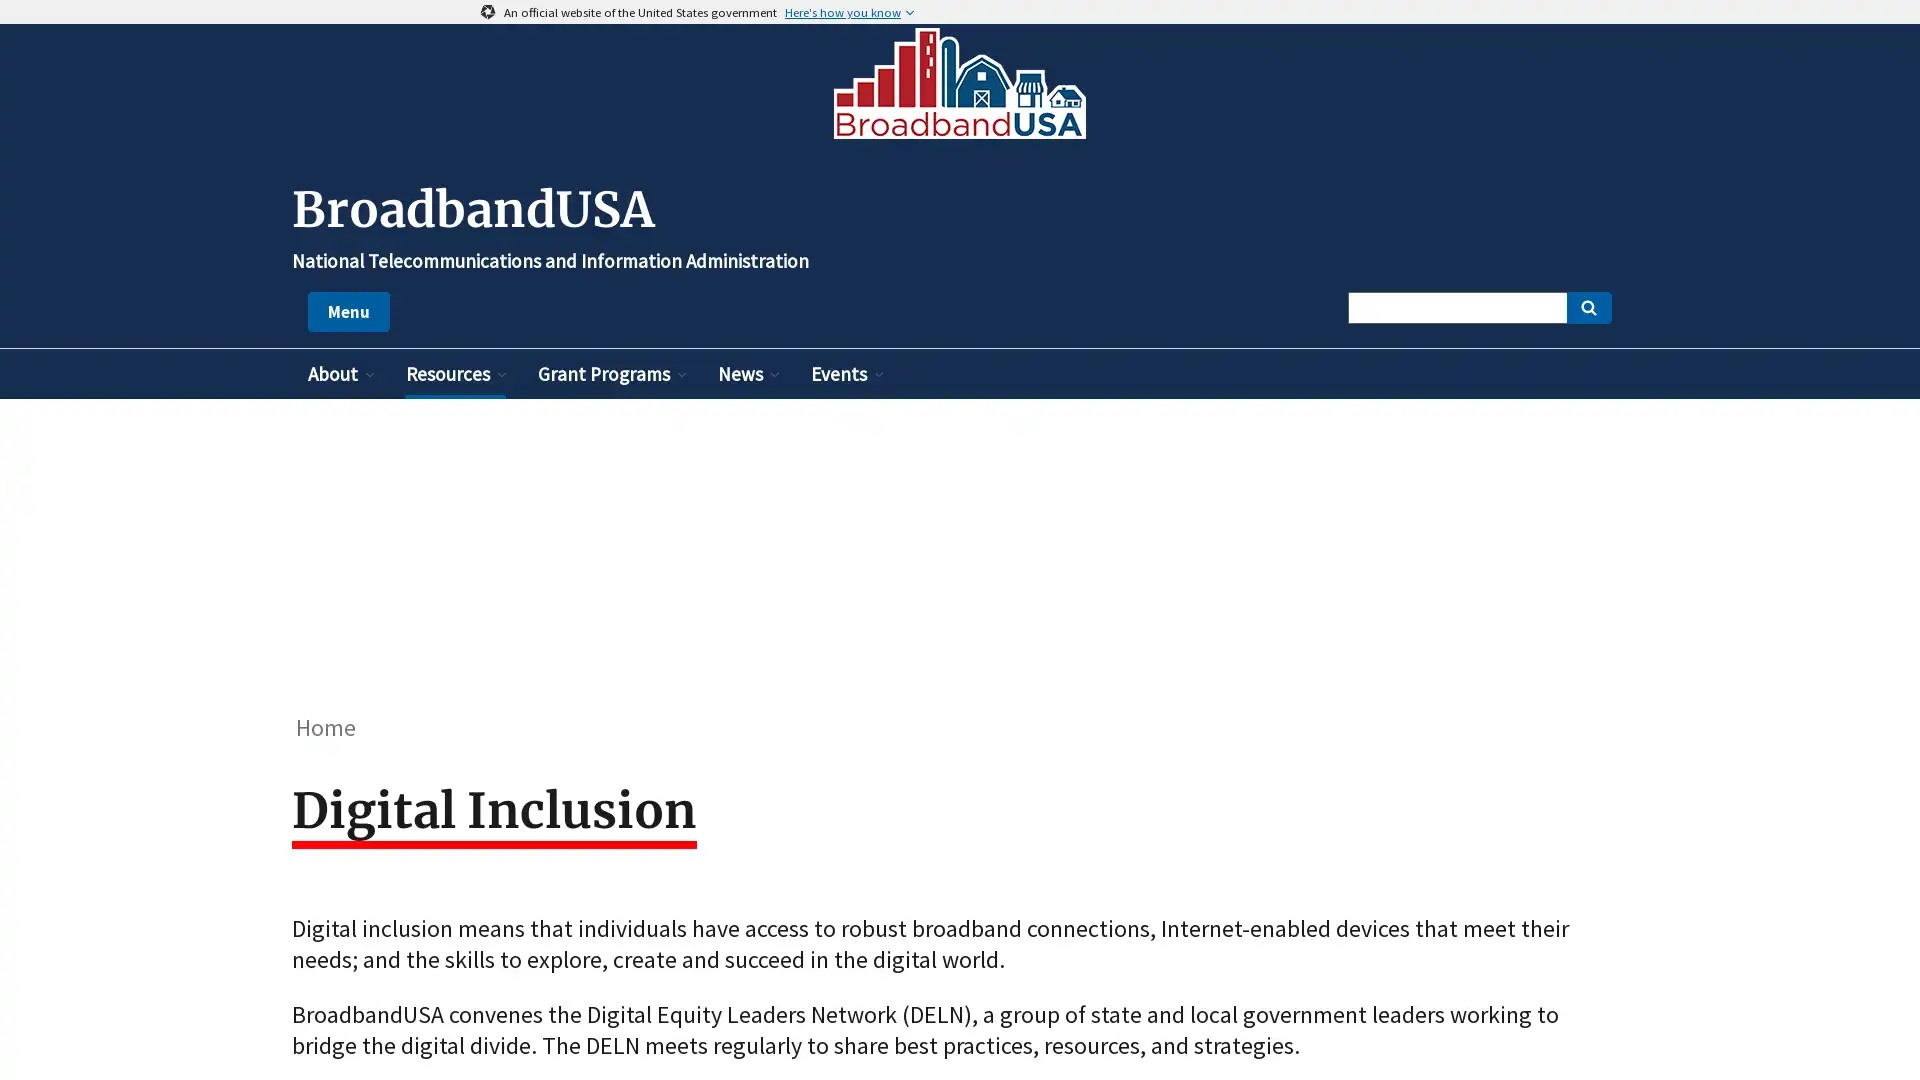  Describe the element at coordinates (455, 374) in the screenshot. I see `Resources` at that location.